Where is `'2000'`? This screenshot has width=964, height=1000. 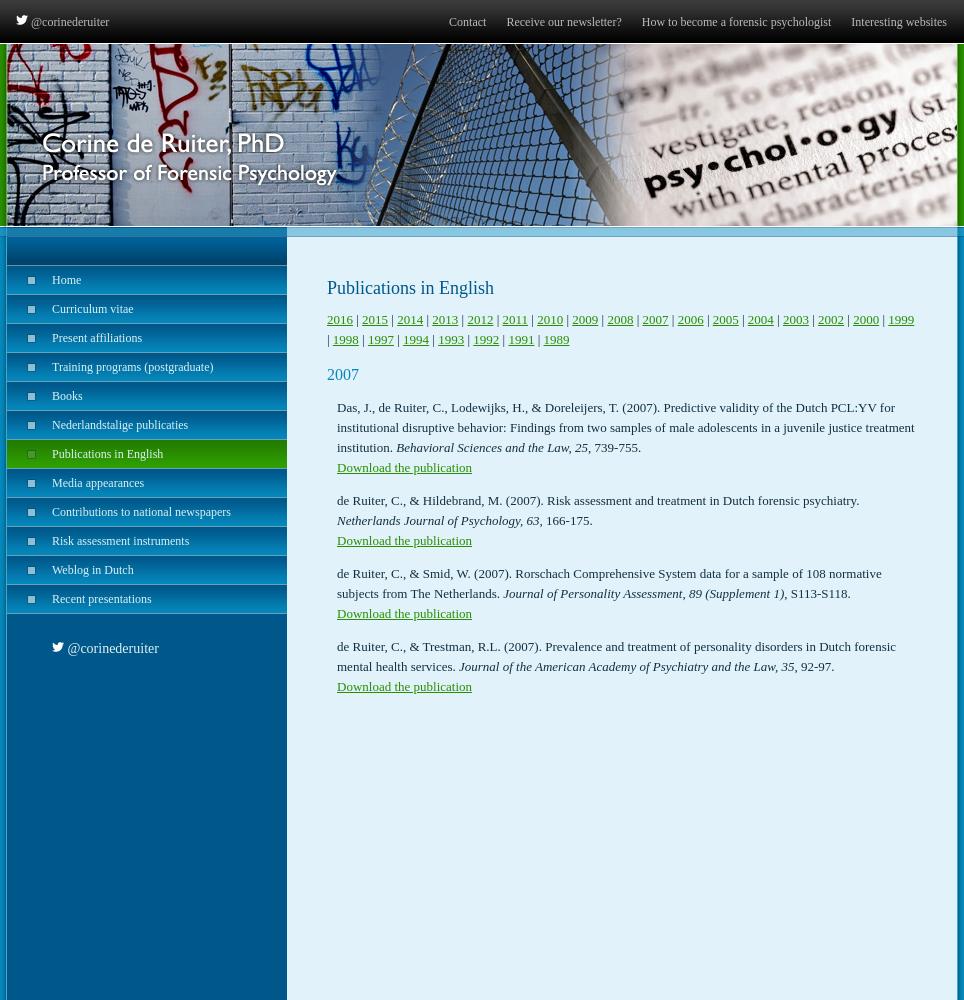 '2000' is located at coordinates (865, 318).